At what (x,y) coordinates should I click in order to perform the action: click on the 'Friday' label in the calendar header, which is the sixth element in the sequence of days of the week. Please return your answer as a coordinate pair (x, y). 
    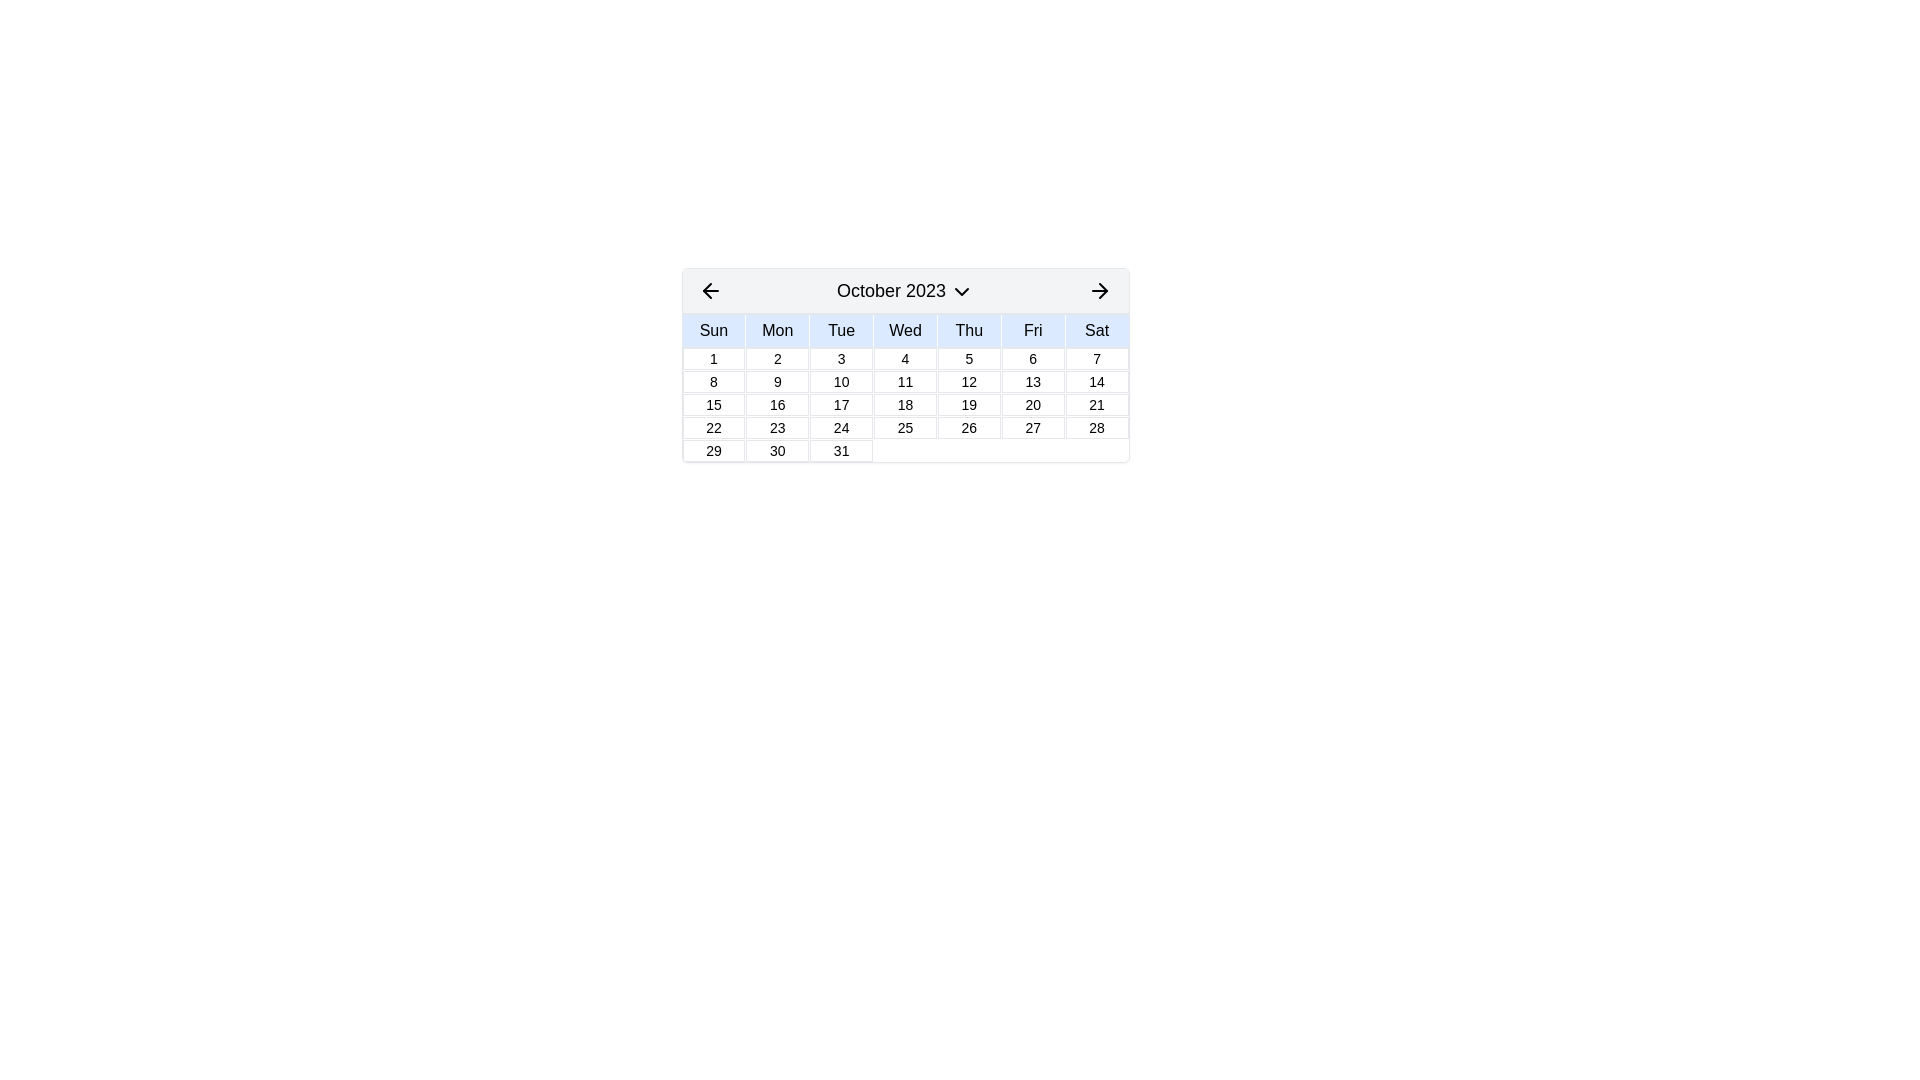
    Looking at the image, I should click on (1033, 330).